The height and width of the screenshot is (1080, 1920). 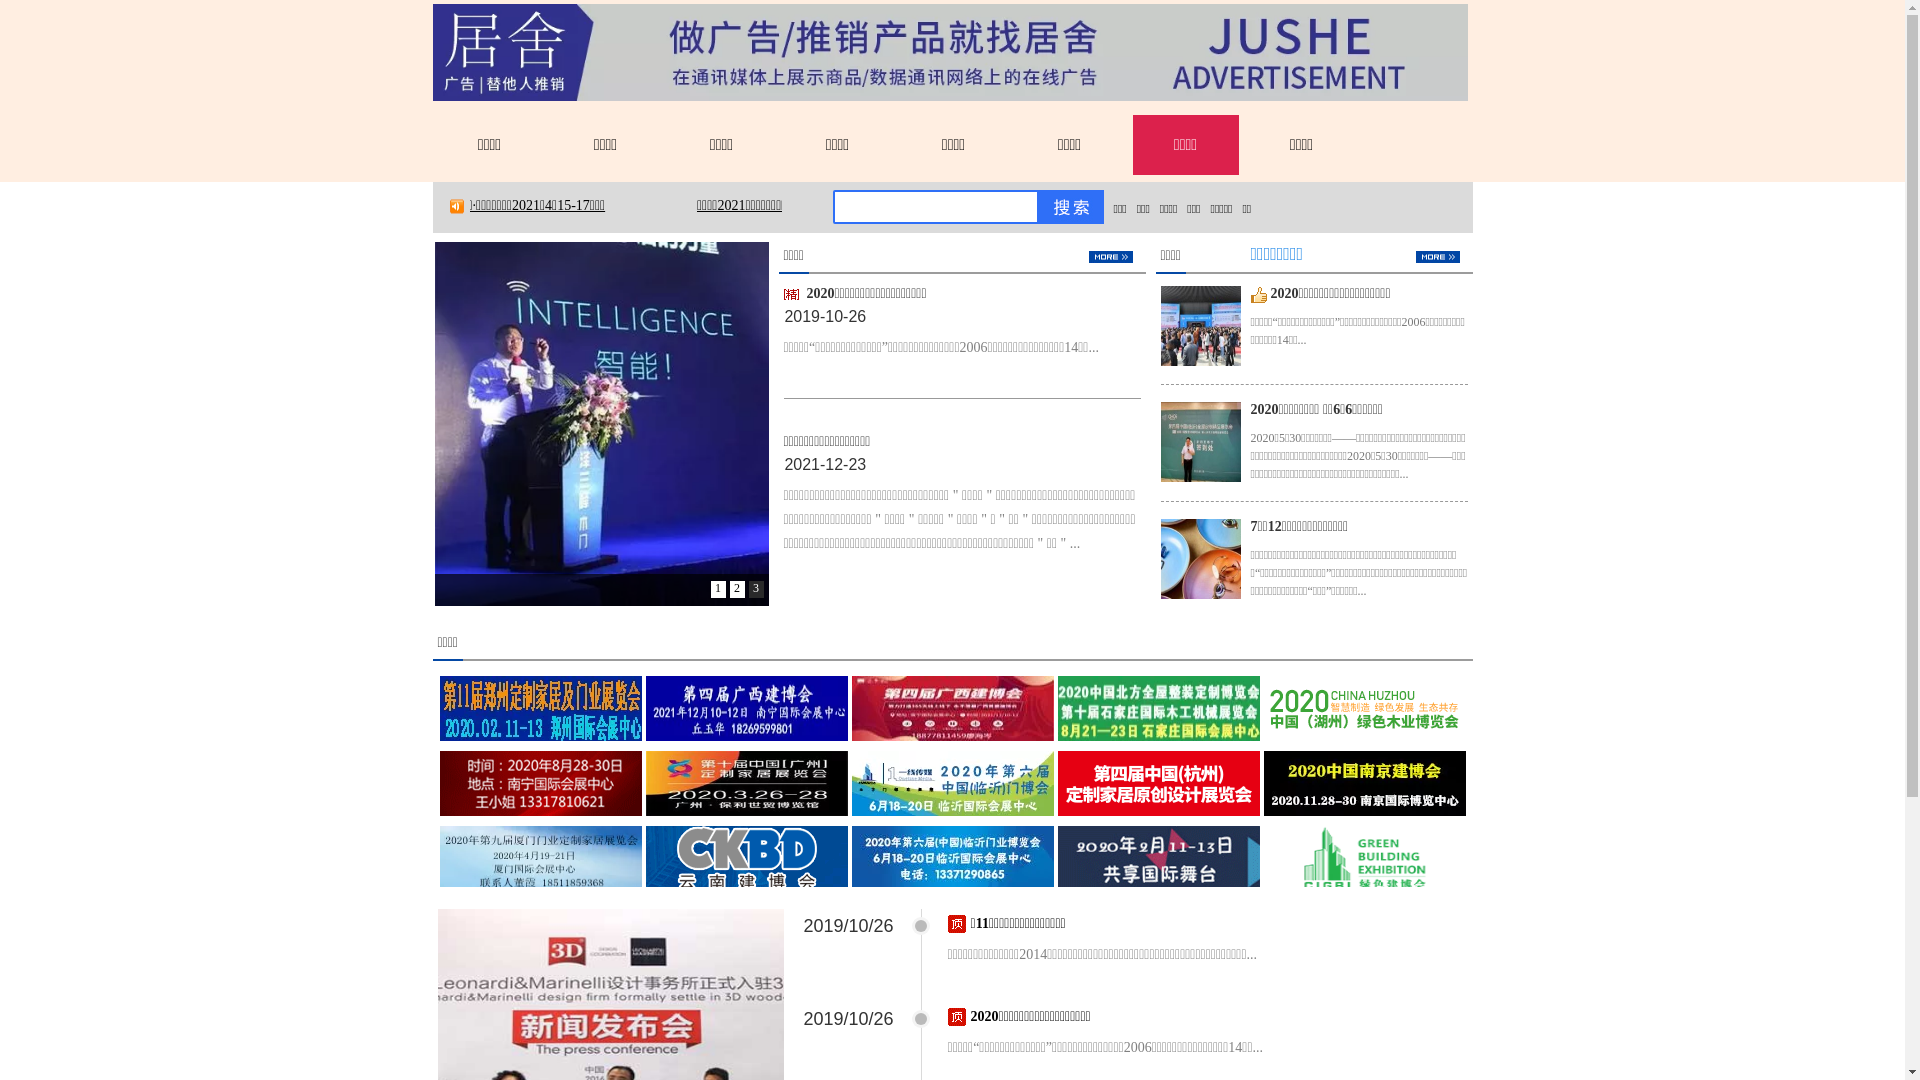 I want to click on '2021-12-23', so click(x=782, y=464).